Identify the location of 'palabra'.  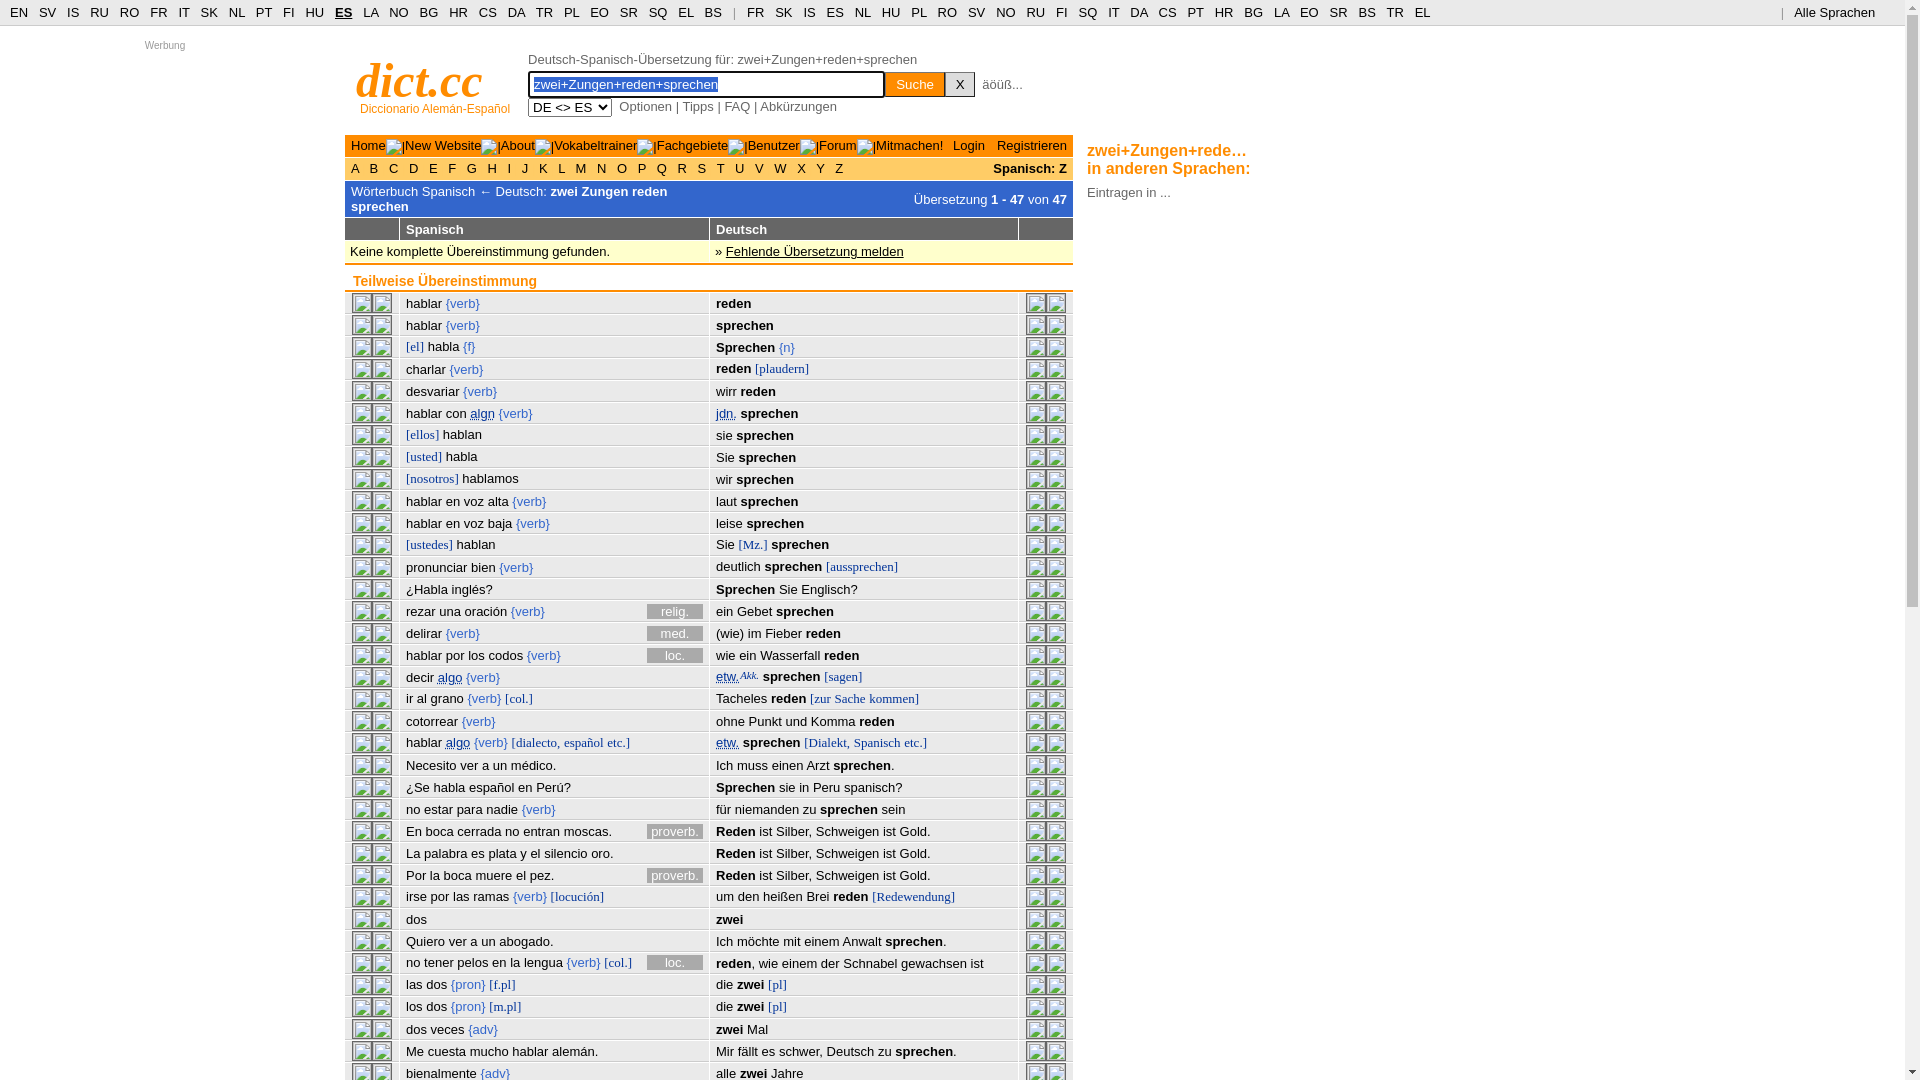
(422, 853).